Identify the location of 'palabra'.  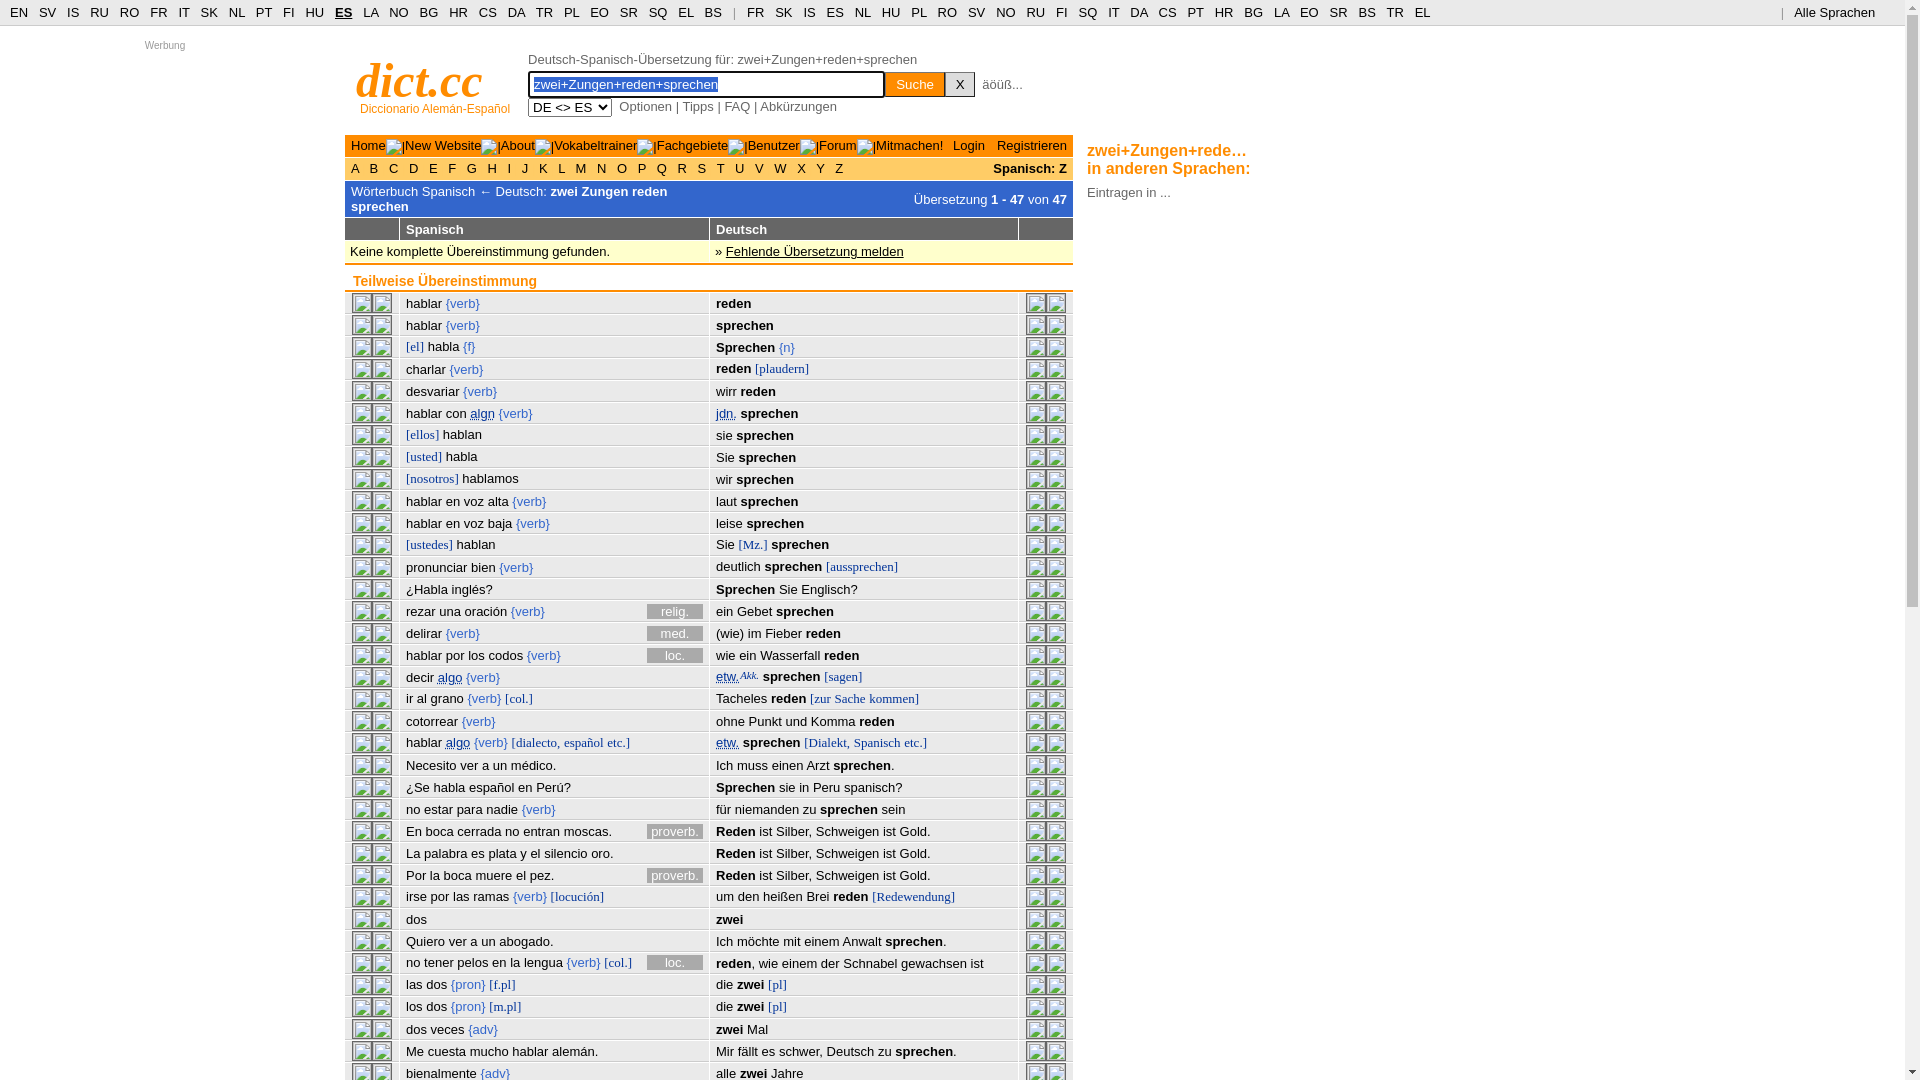
(422, 853).